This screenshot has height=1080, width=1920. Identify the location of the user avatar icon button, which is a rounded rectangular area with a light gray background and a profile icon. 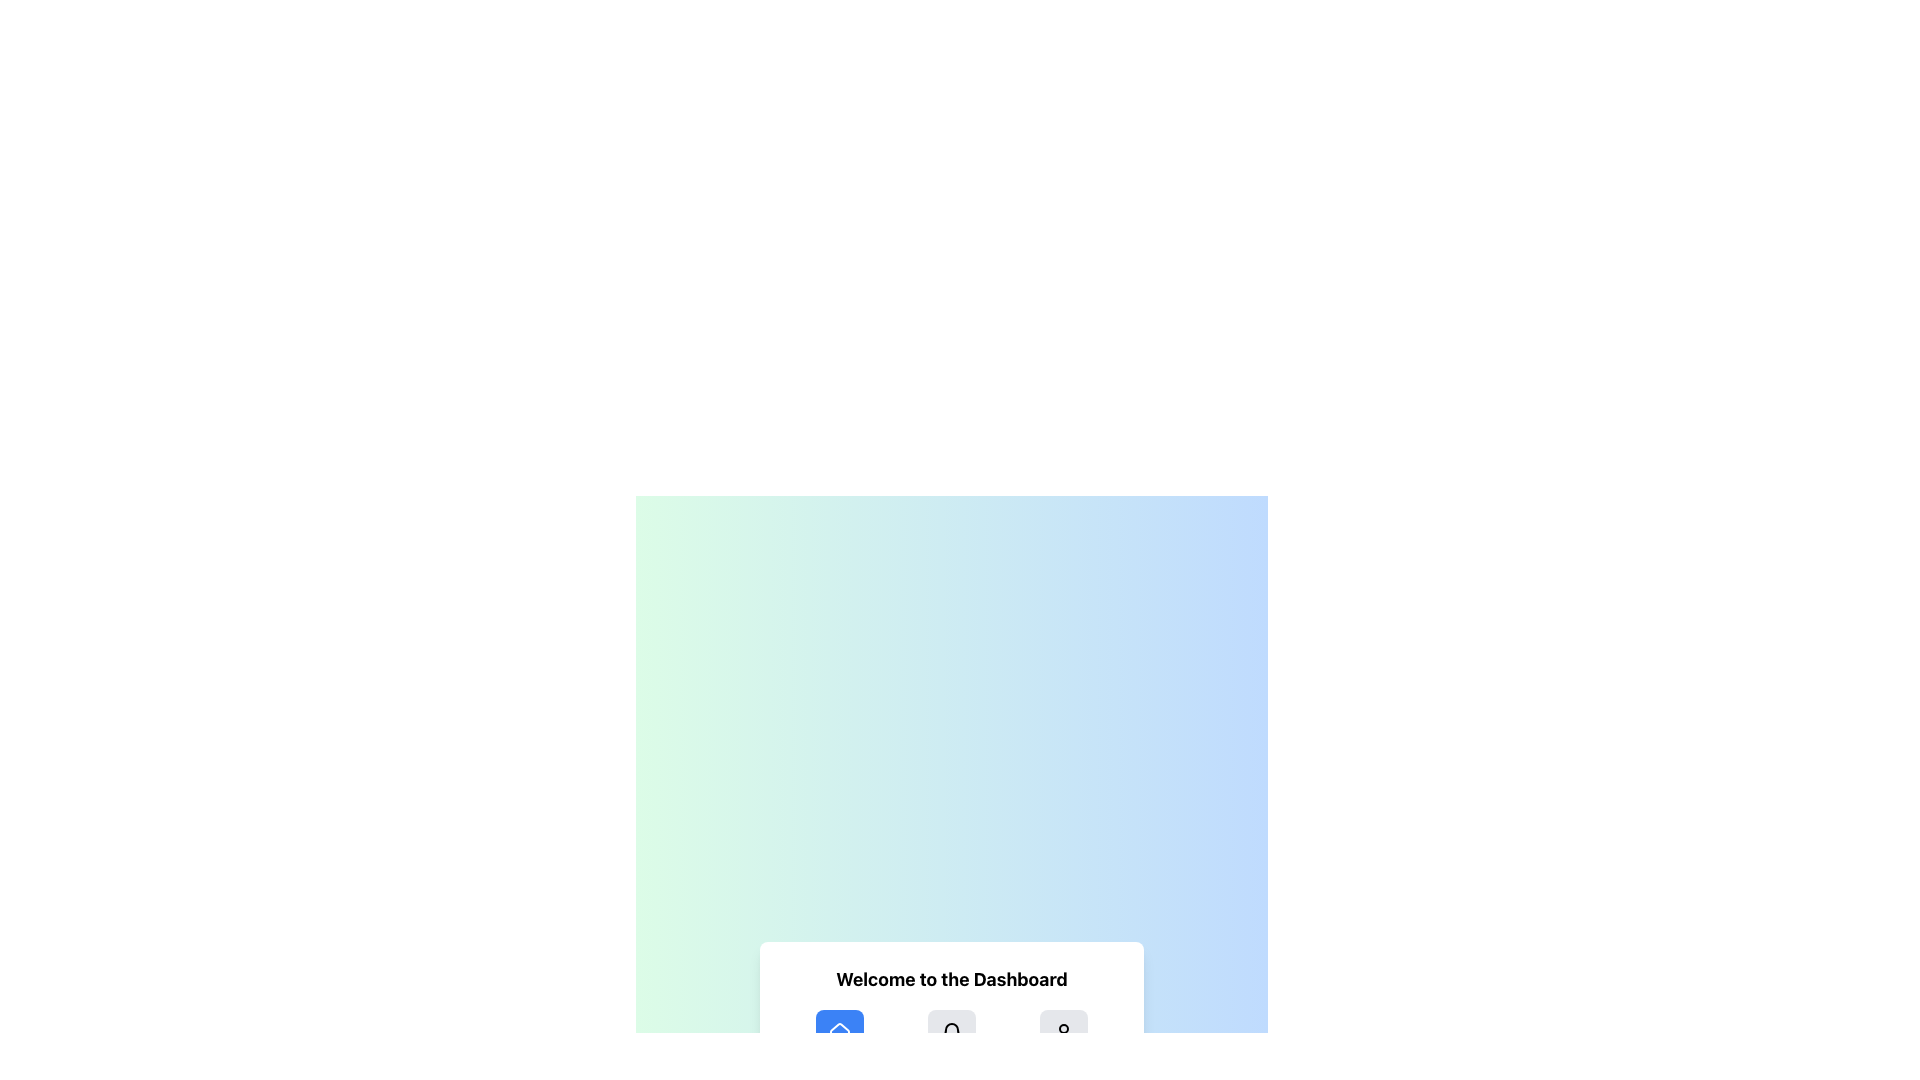
(1063, 1033).